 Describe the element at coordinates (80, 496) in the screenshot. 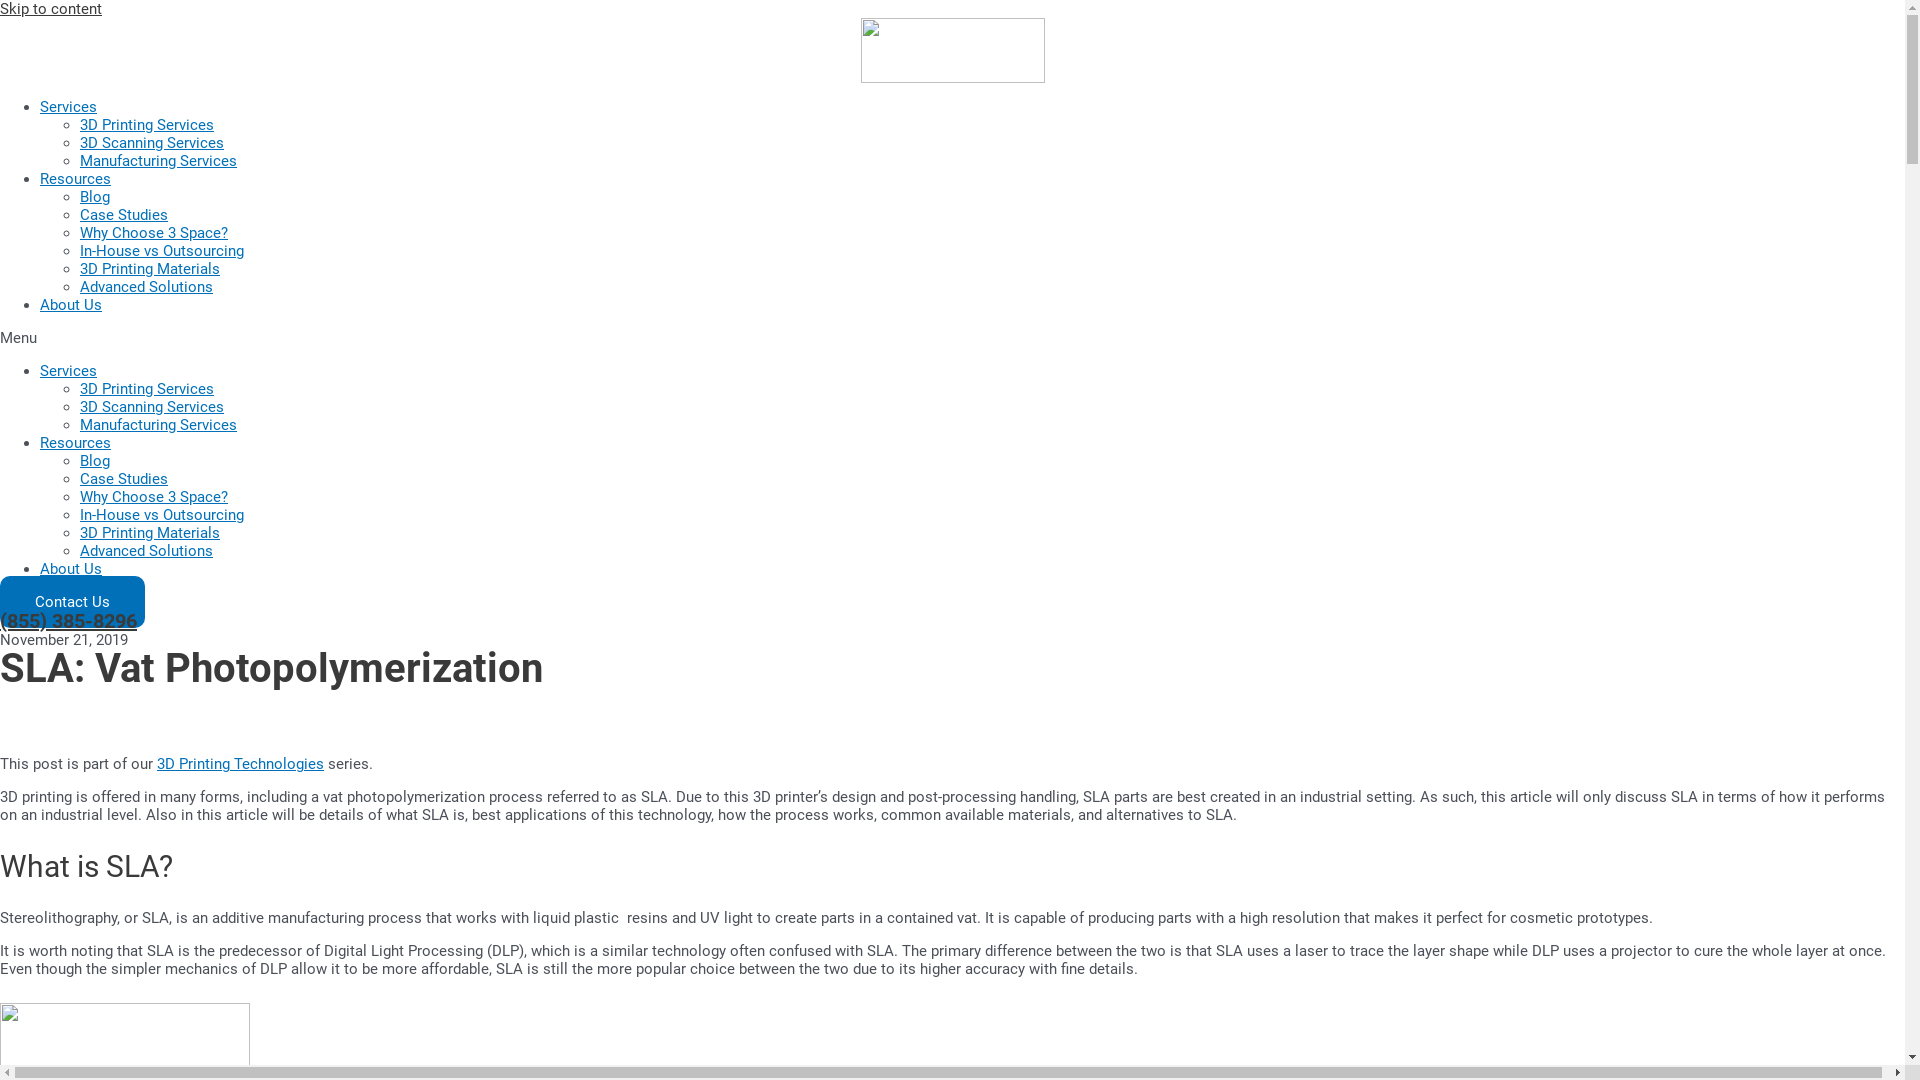

I see `'Why Choose 3 Space?'` at that location.